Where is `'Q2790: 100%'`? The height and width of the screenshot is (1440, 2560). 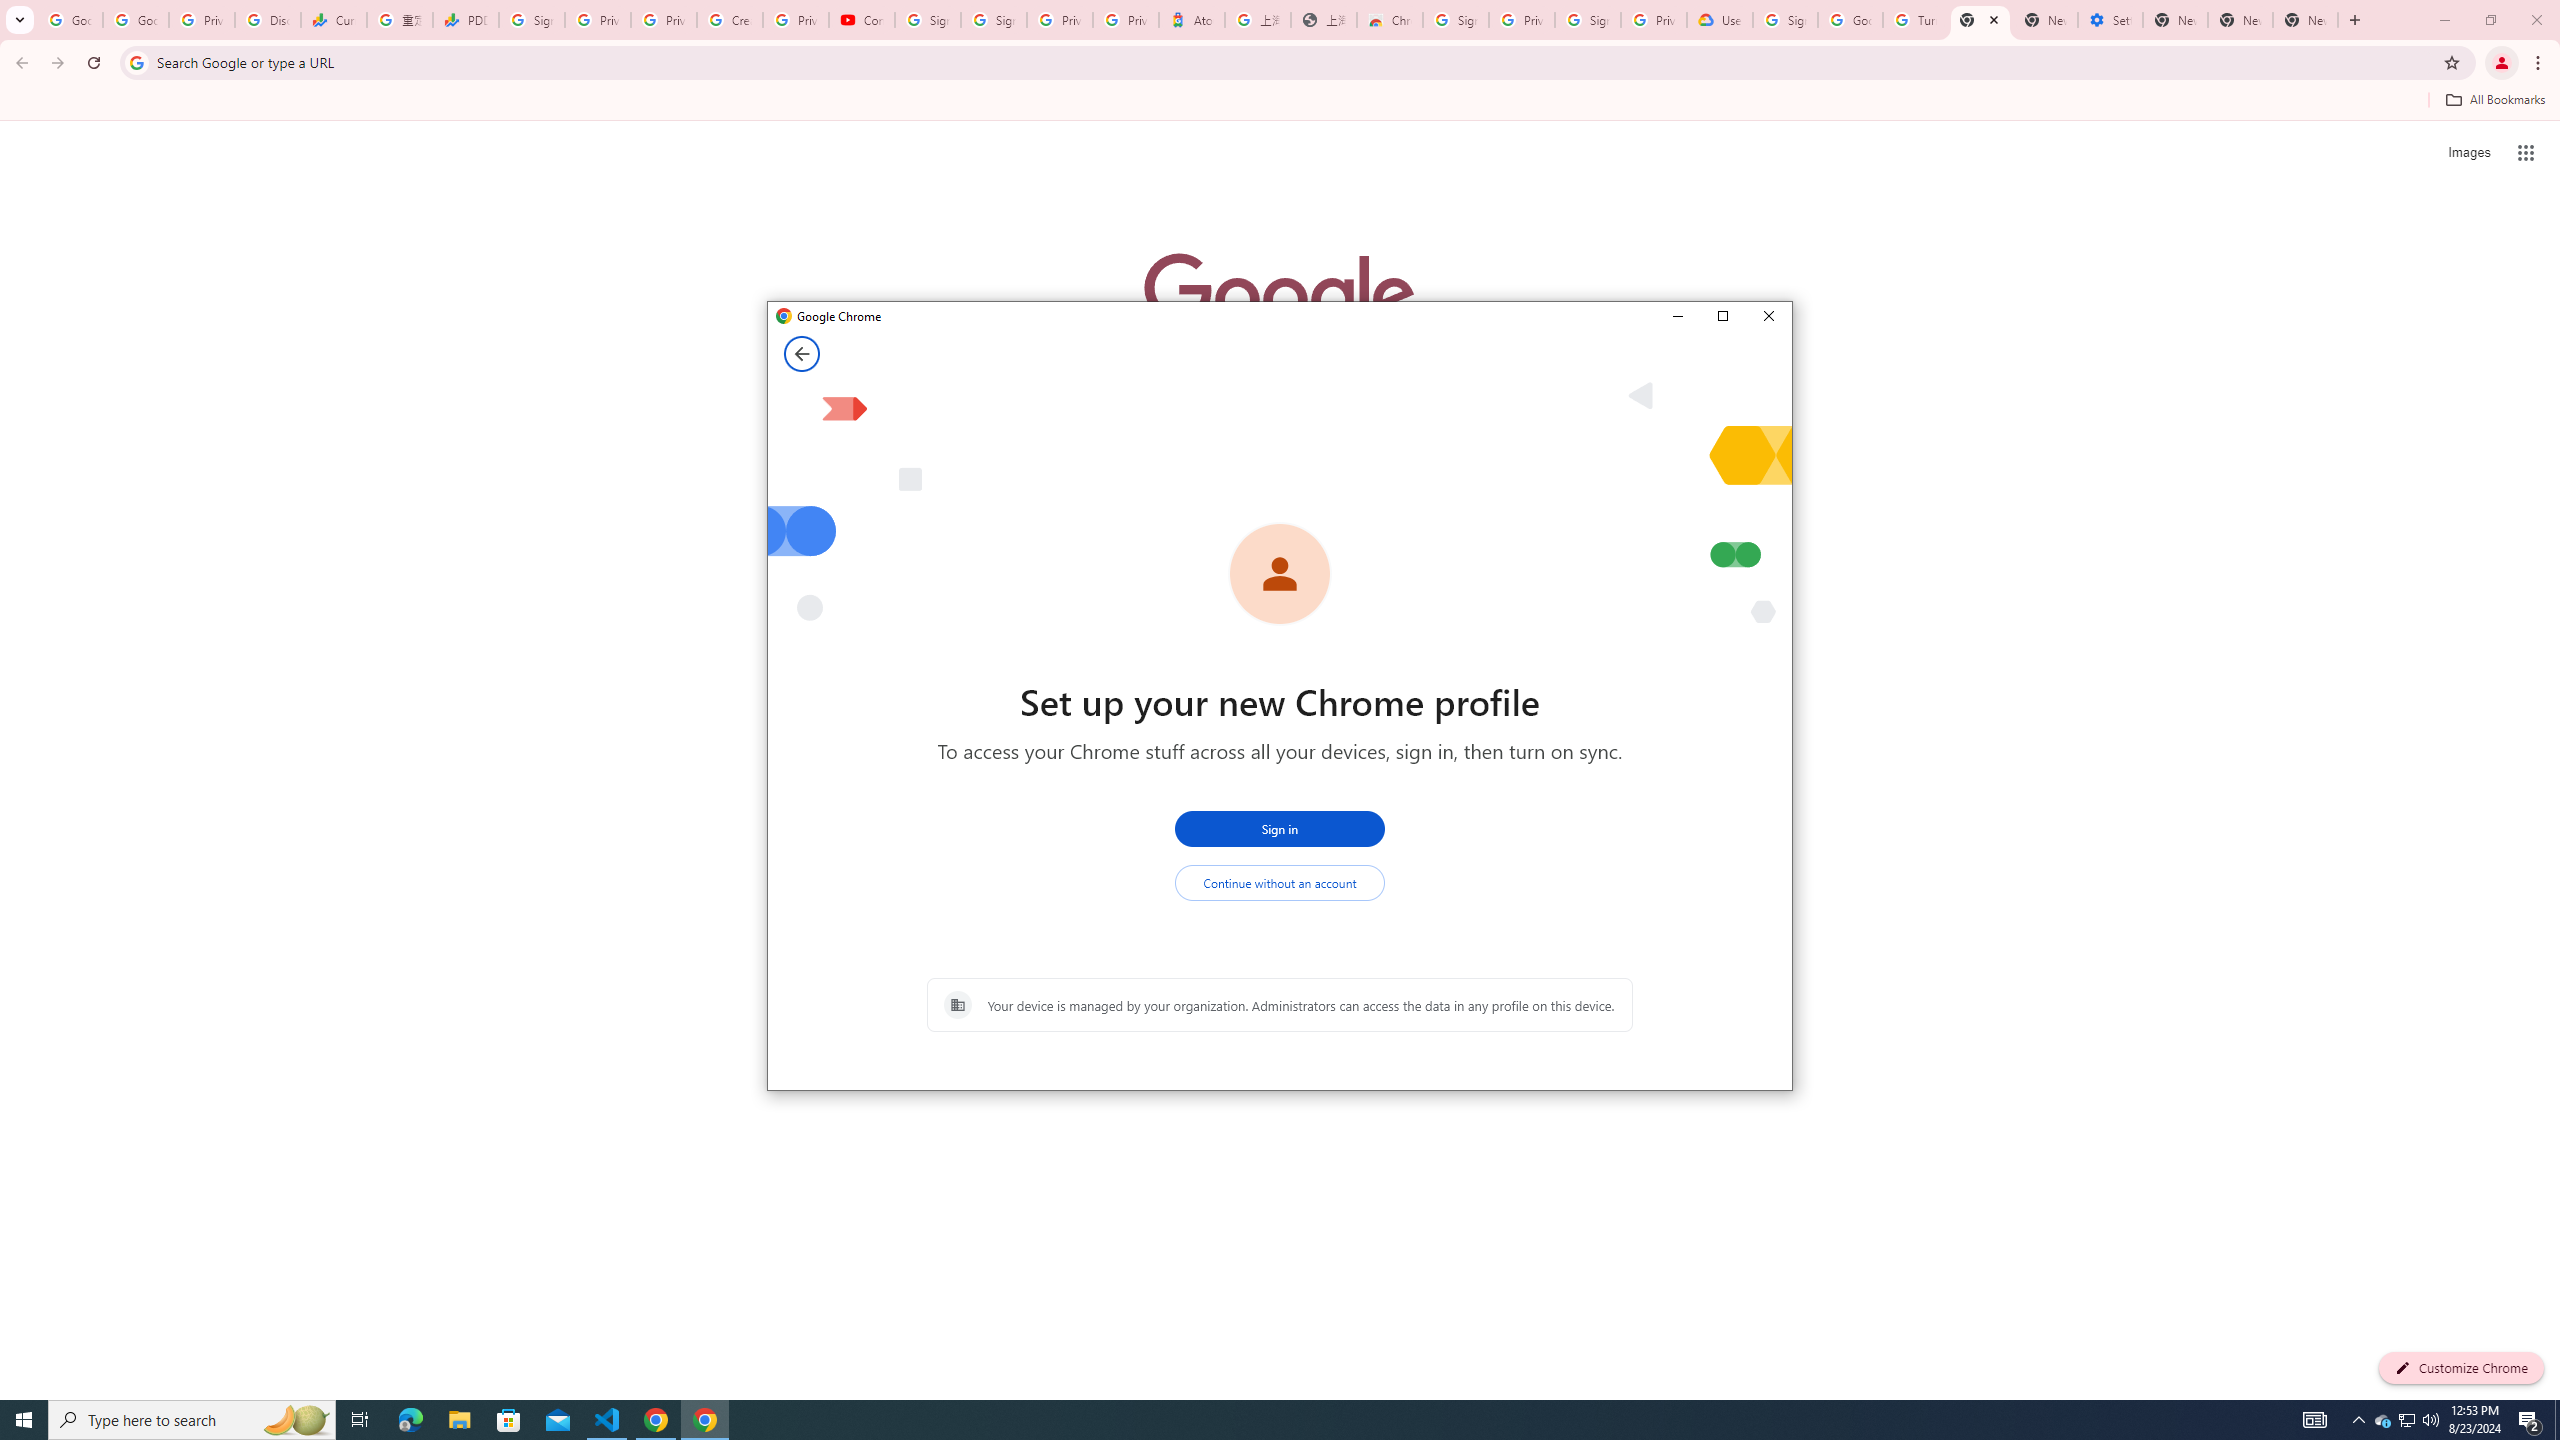 'Q2790: 100%' is located at coordinates (2429, 1418).